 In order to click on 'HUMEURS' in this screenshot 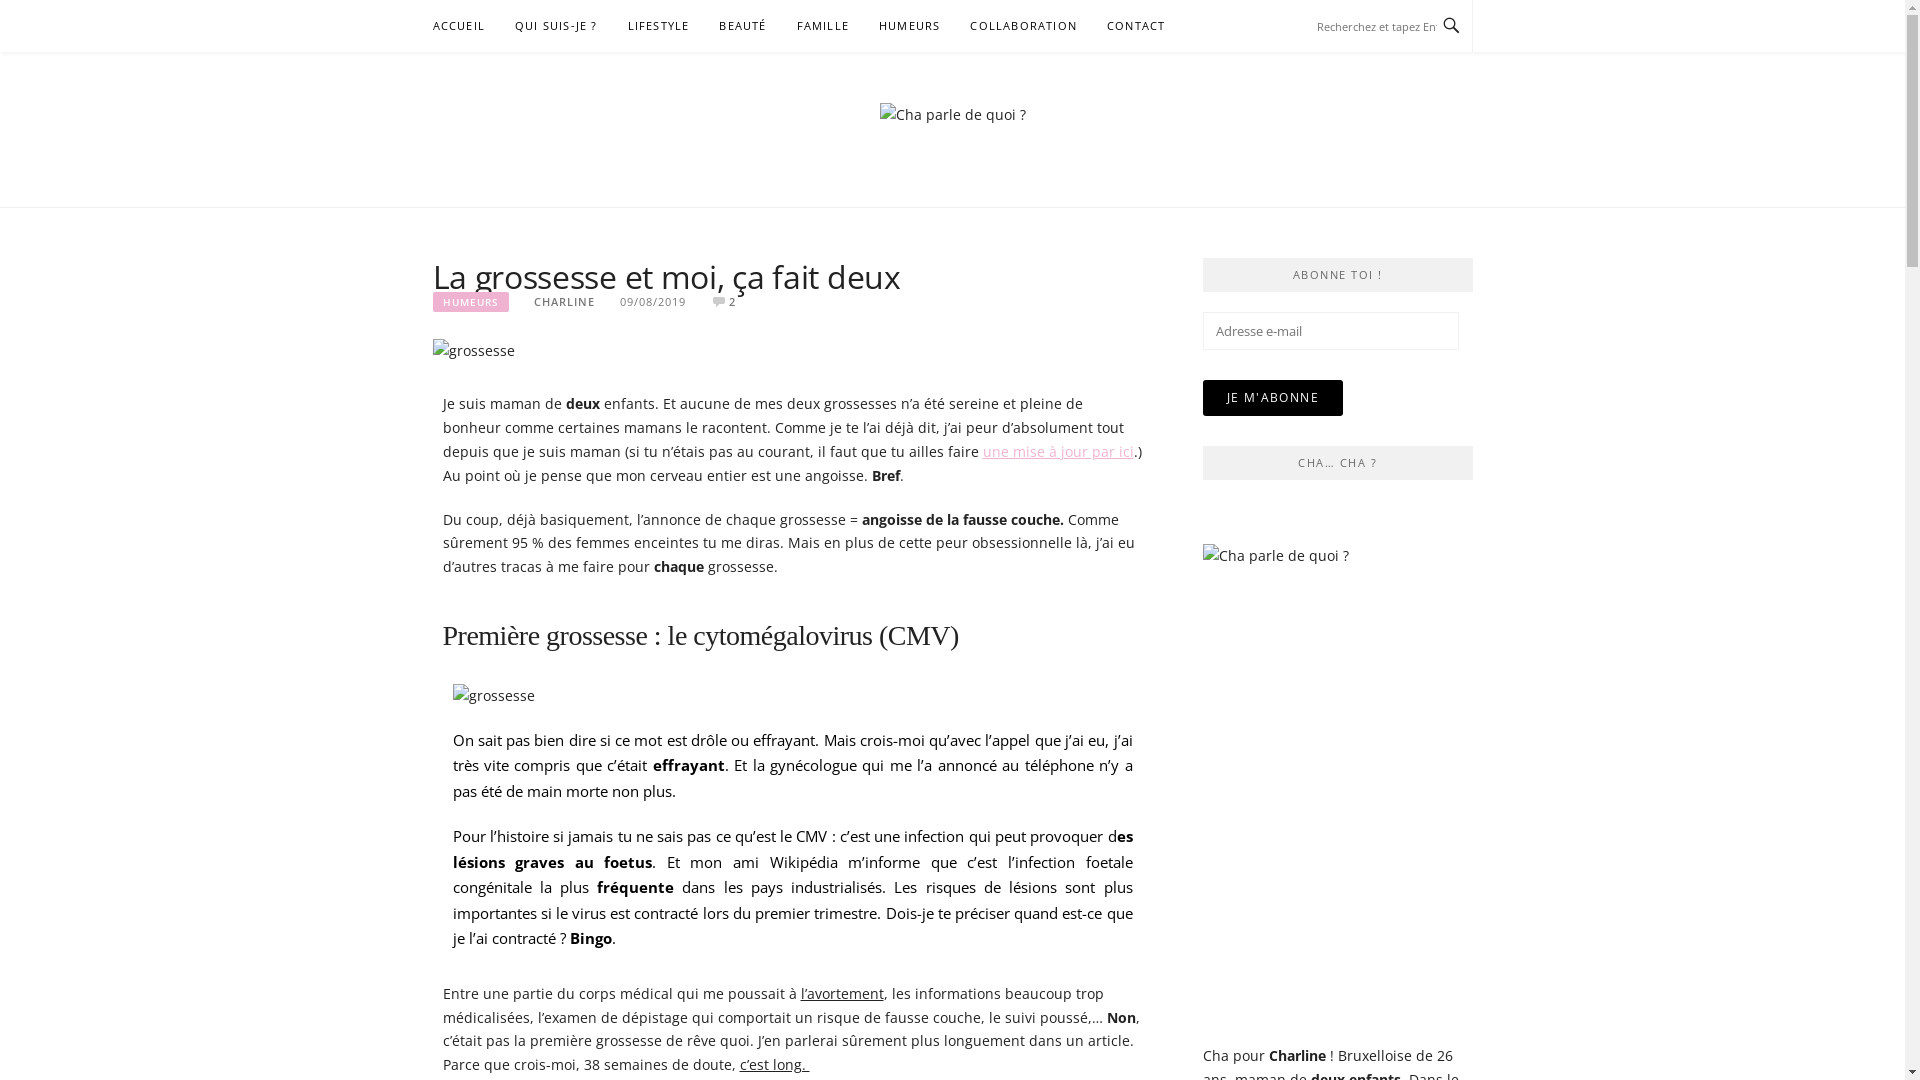, I will do `click(469, 301)`.